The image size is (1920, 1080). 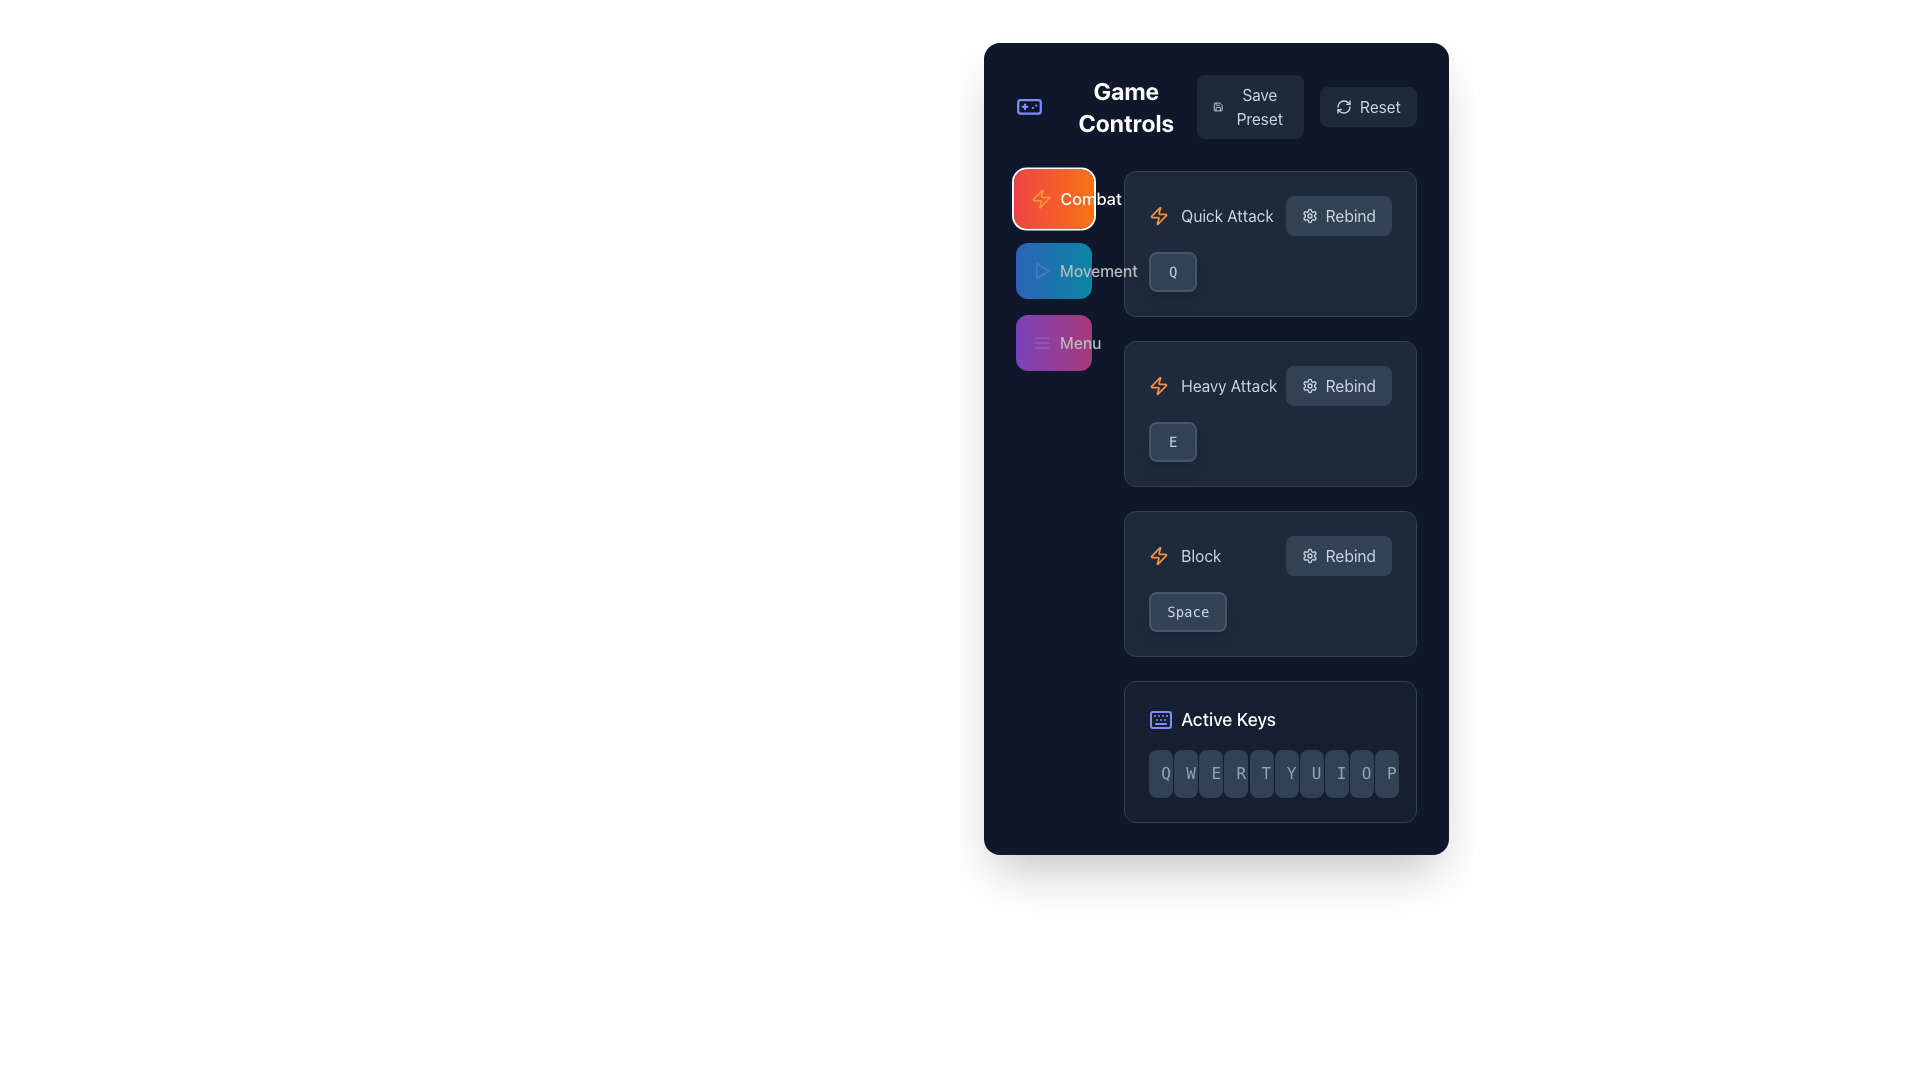 I want to click on the 'Combat' label, so click(x=1090, y=199).